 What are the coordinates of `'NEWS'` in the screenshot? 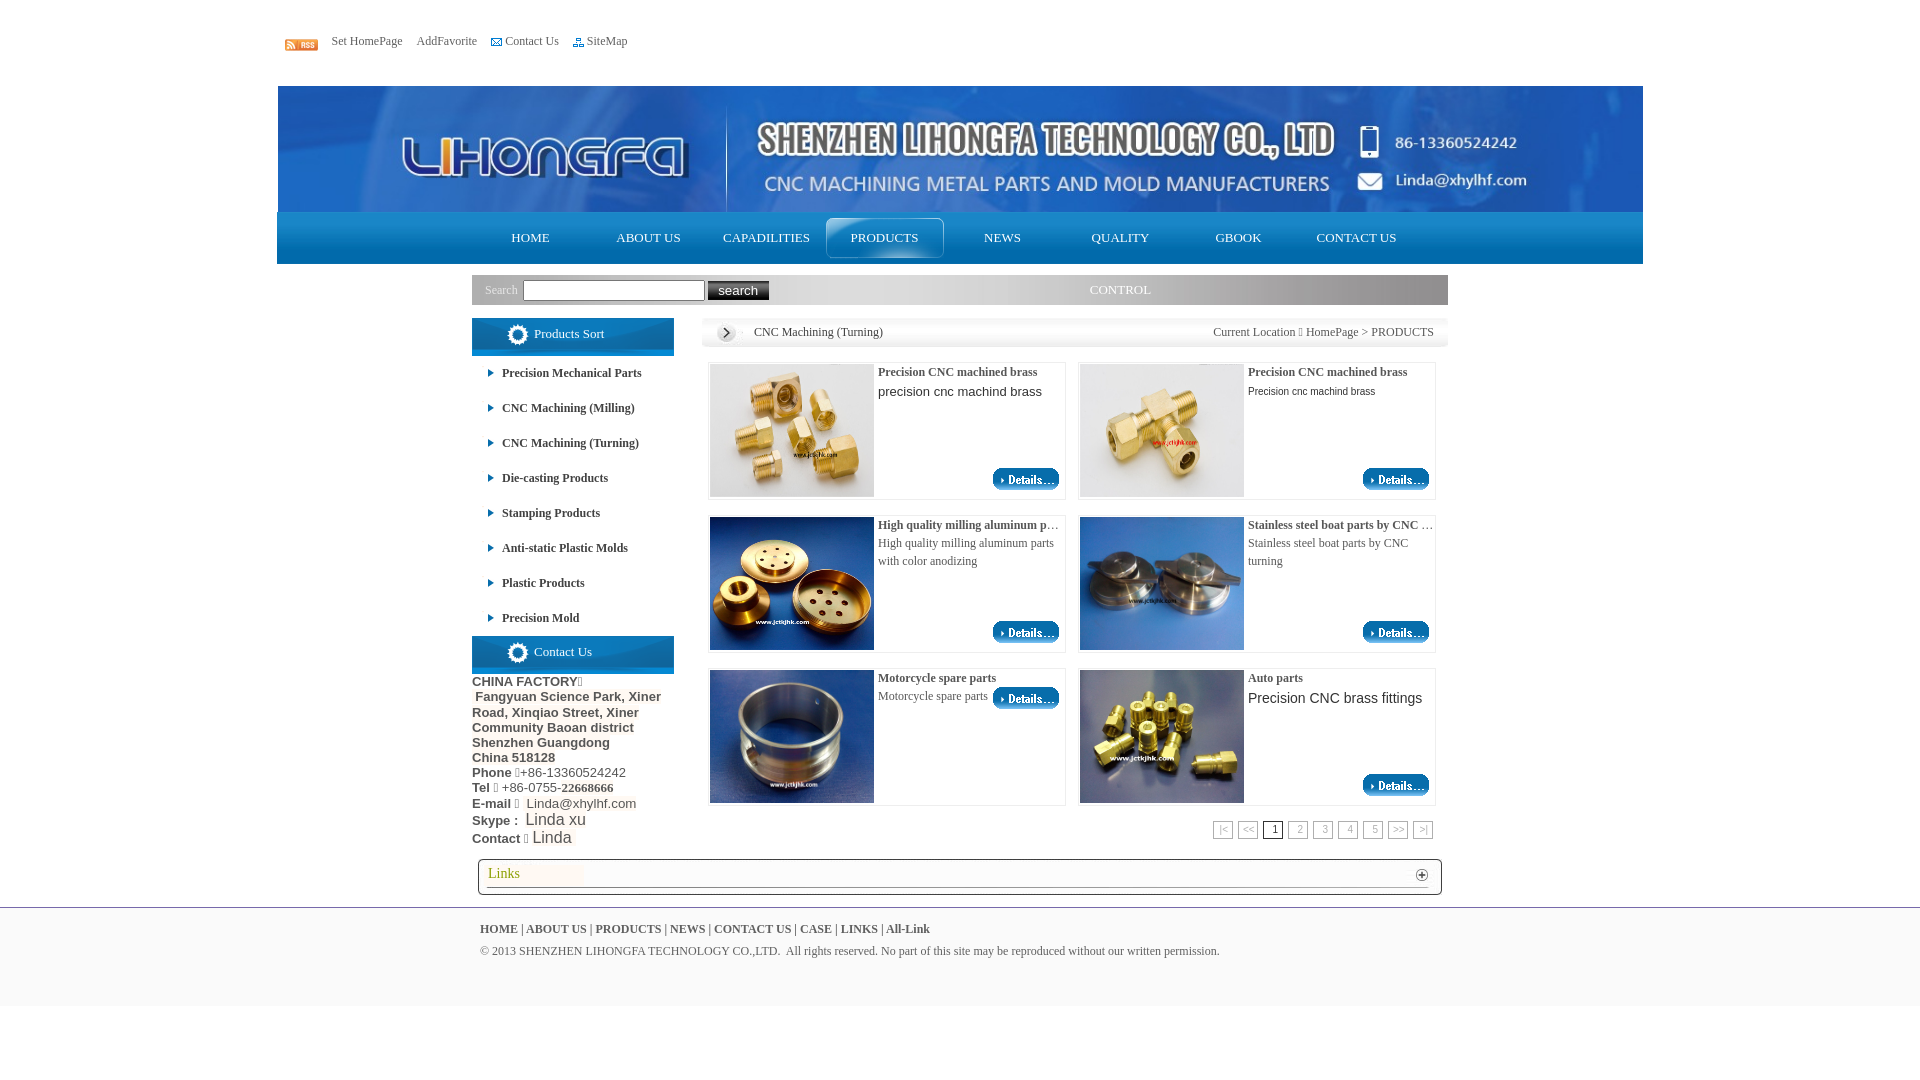 It's located at (687, 929).